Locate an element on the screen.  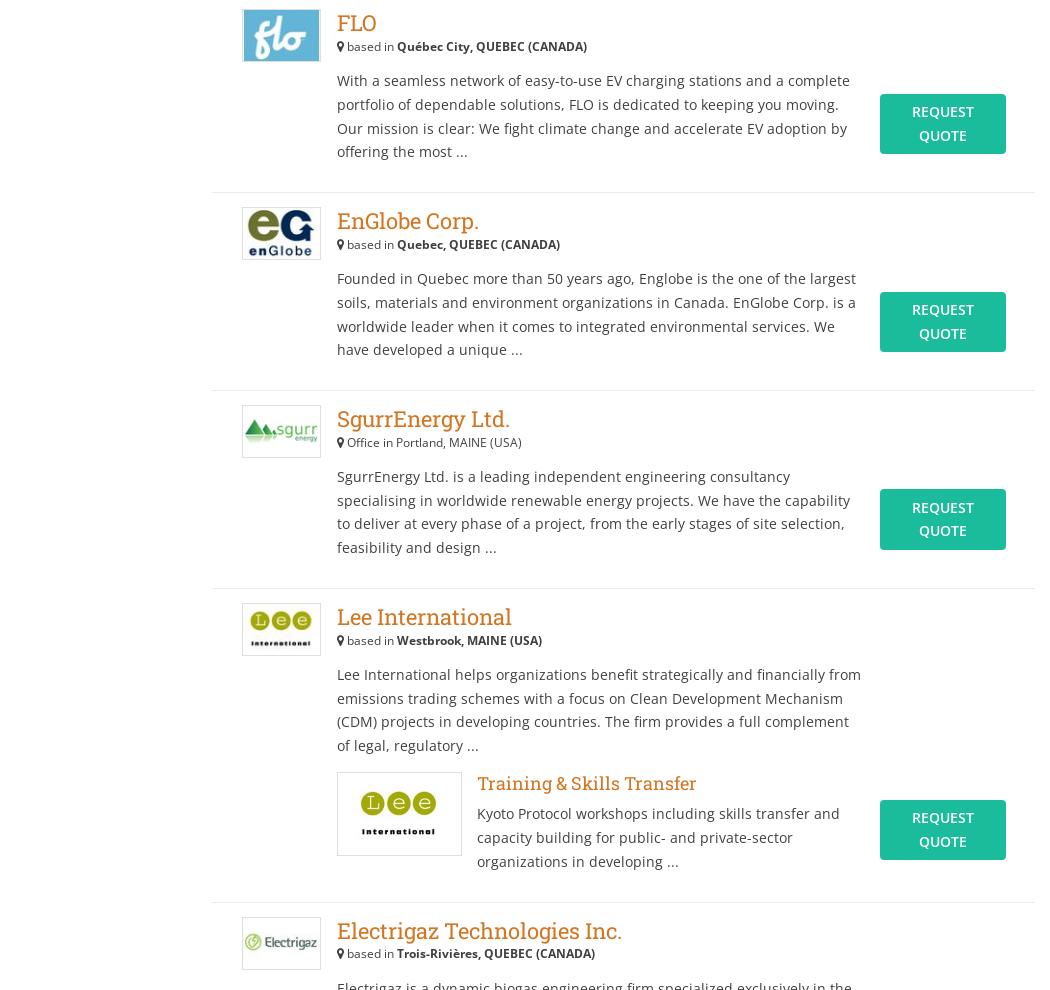
'Company sitemap' is located at coordinates (117, 58).